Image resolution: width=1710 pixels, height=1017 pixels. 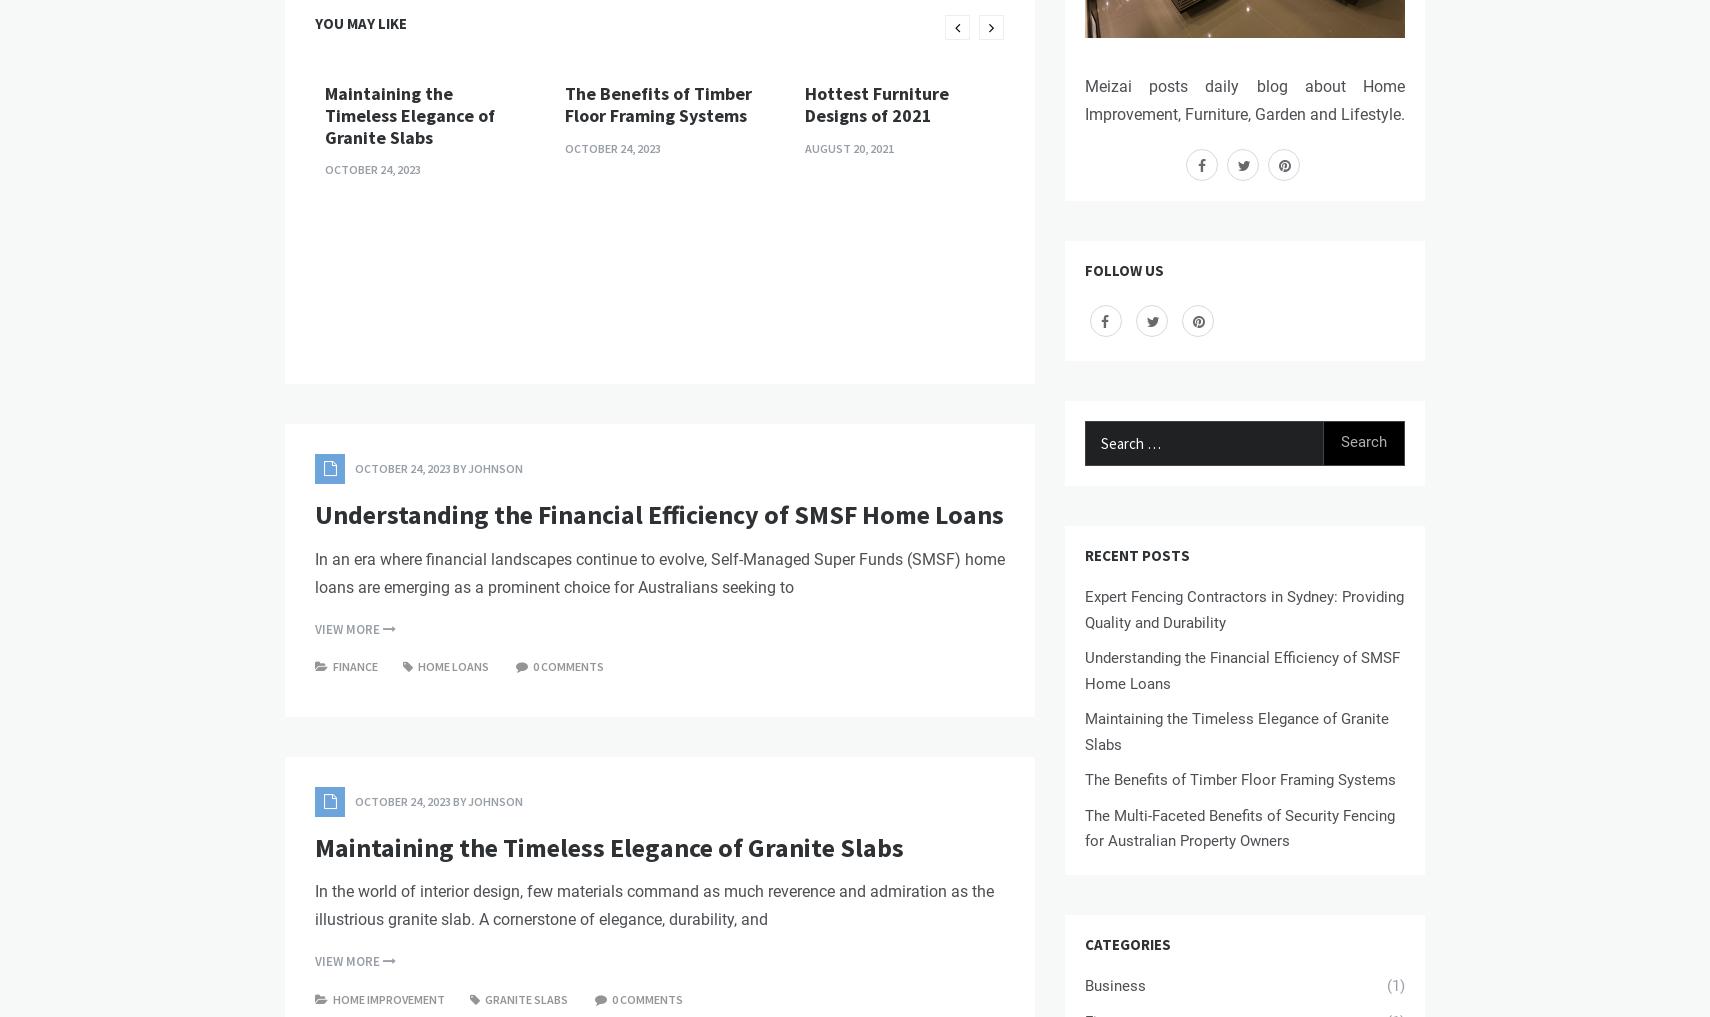 What do you see at coordinates (1243, 608) in the screenshot?
I see `'Expert Fencing Contractors in Sydney: Providing Quality and Durability'` at bounding box center [1243, 608].